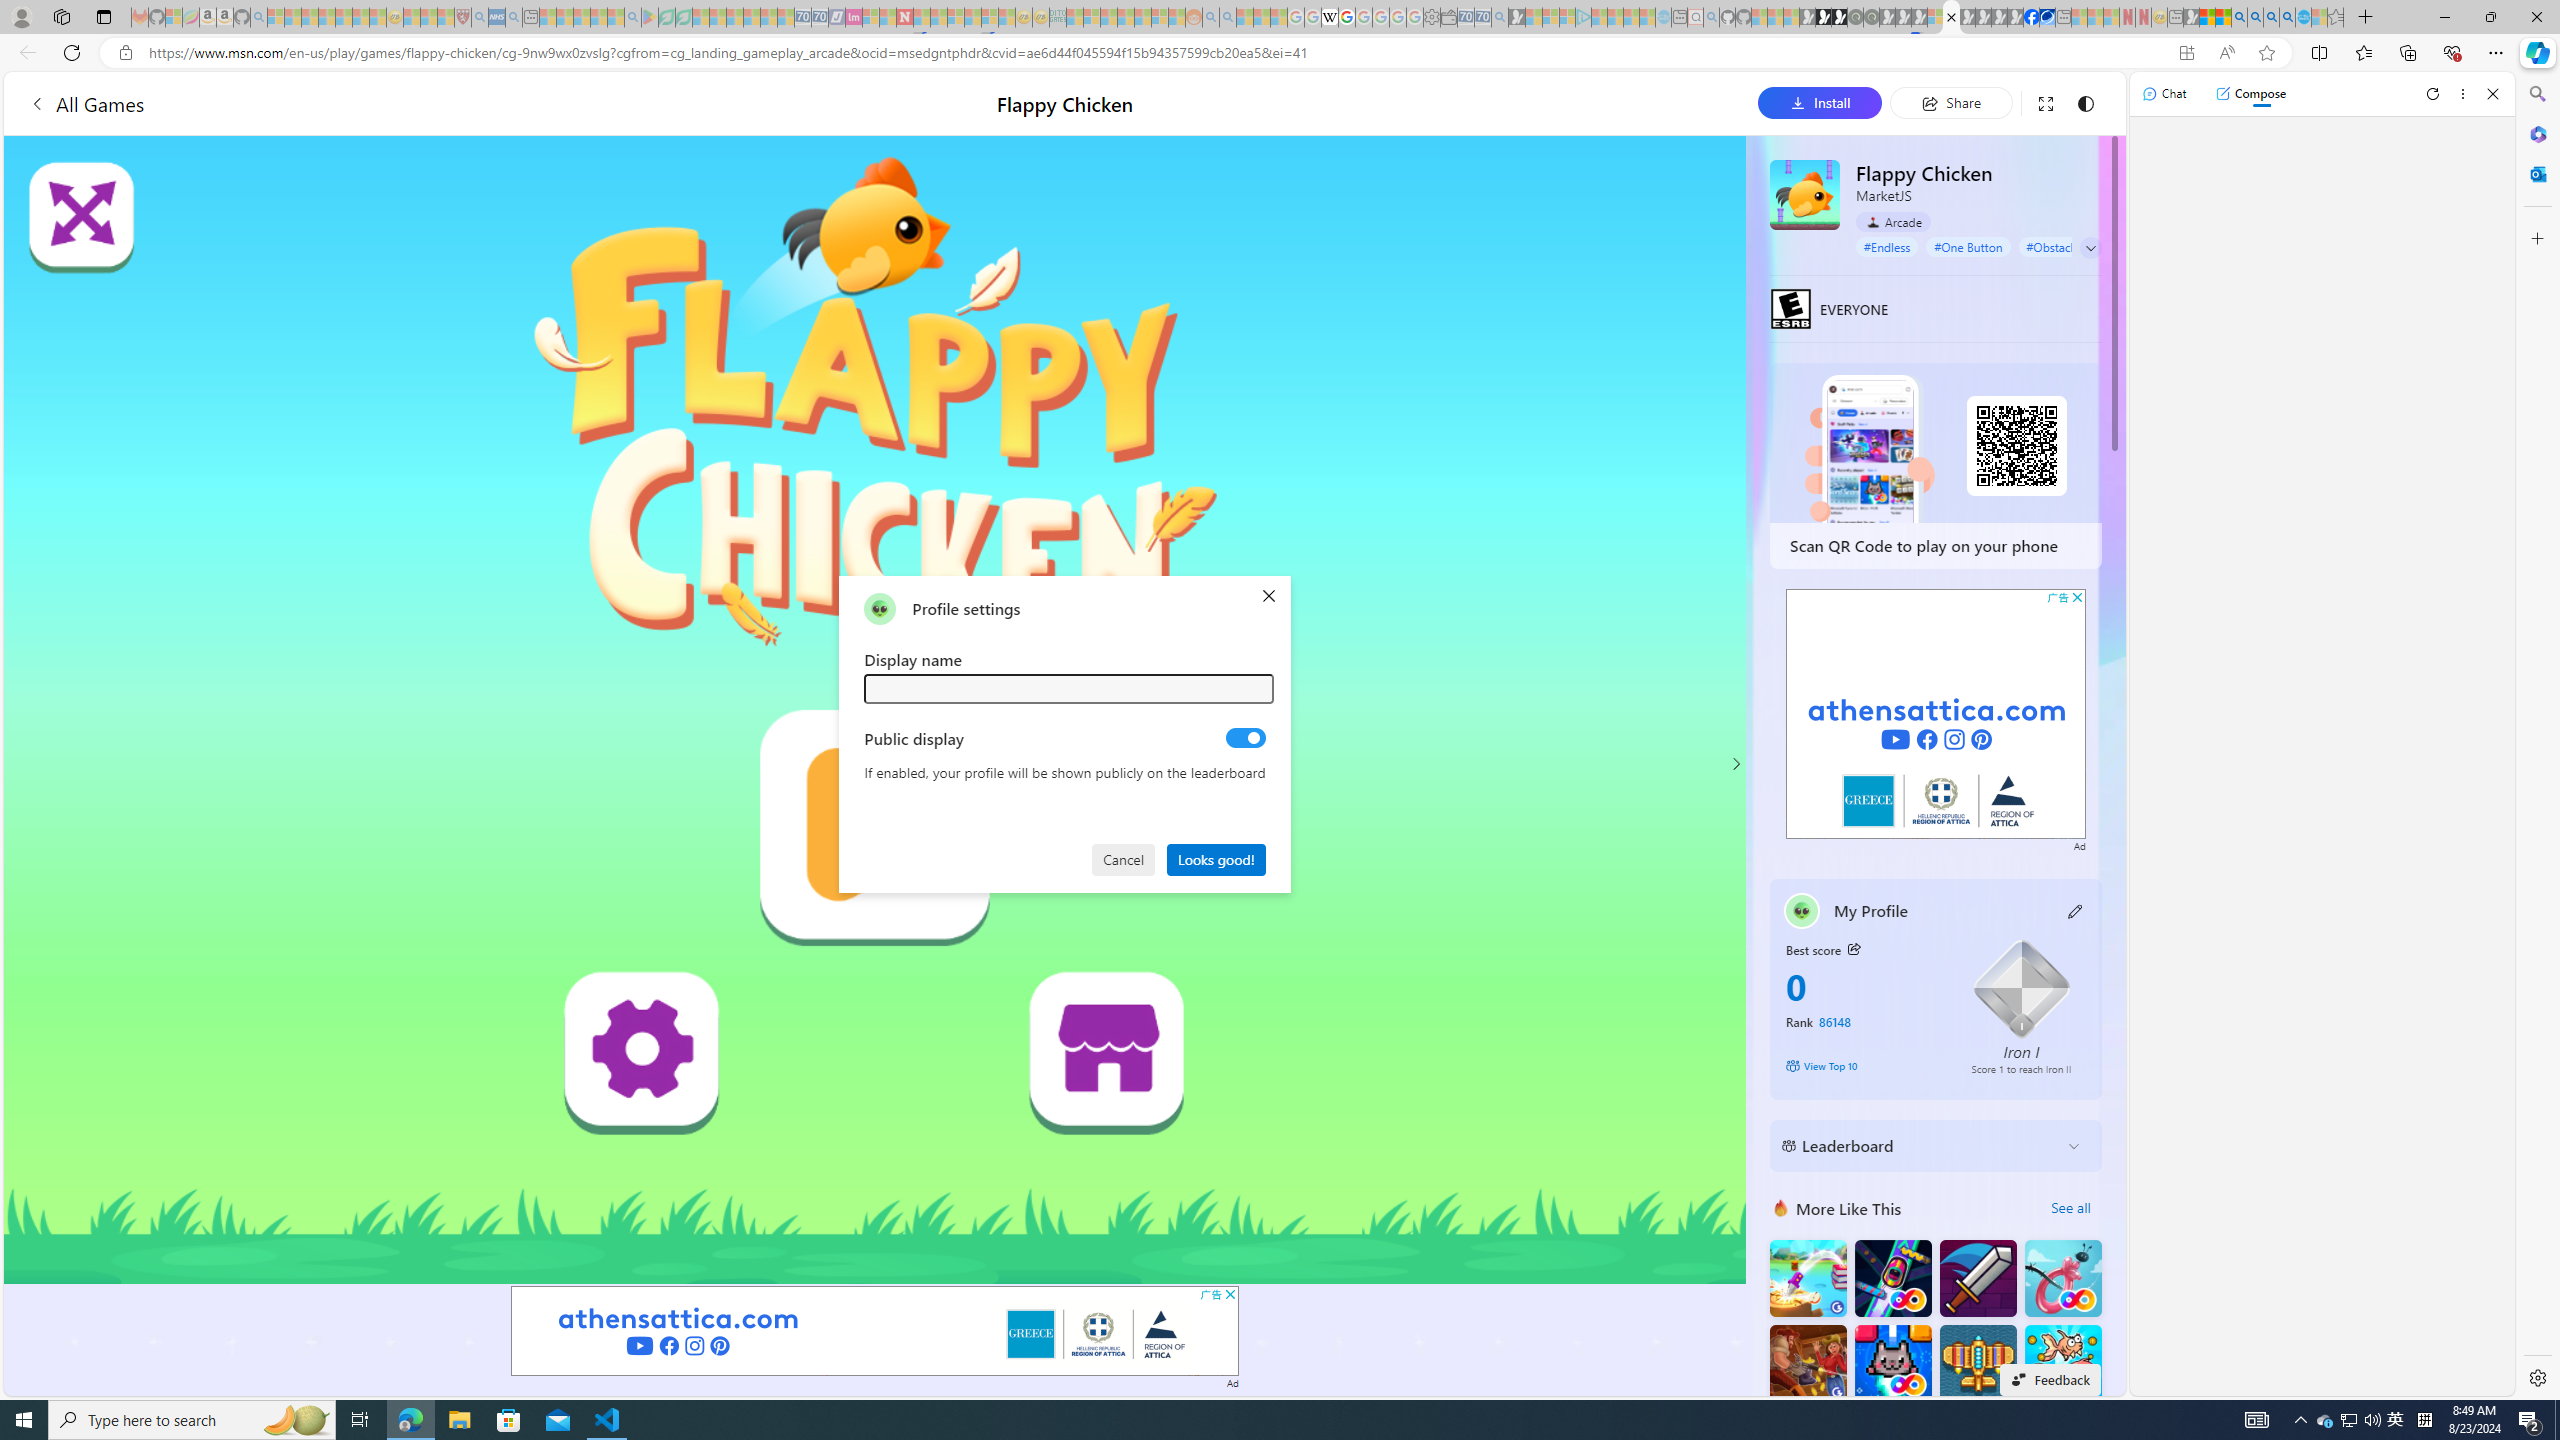 Image resolution: width=2560 pixels, height=1440 pixels. Describe the element at coordinates (2045, 102) in the screenshot. I see `'Full screen'` at that location.